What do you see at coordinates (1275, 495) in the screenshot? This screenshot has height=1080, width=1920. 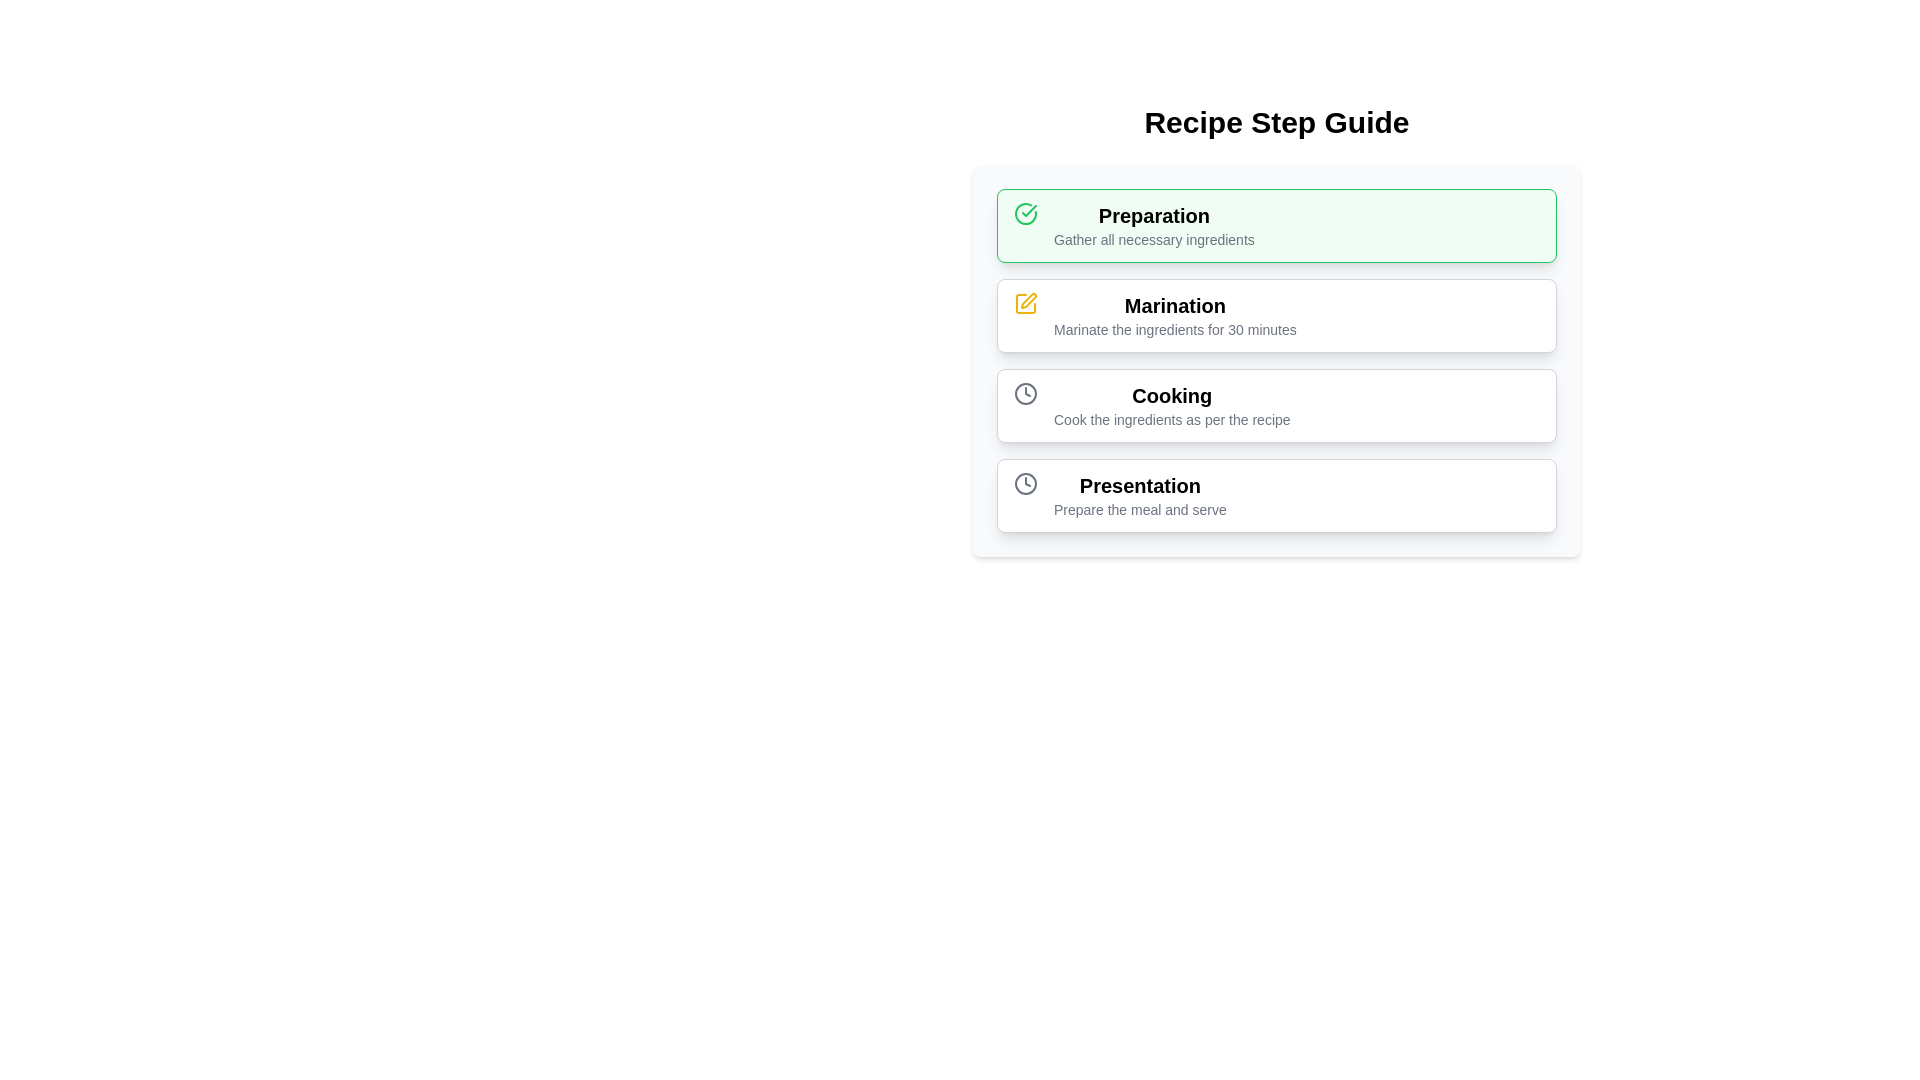 I see `the fourth Informational Card that displays the step description for 'Presentation' in the recipe guide` at bounding box center [1275, 495].